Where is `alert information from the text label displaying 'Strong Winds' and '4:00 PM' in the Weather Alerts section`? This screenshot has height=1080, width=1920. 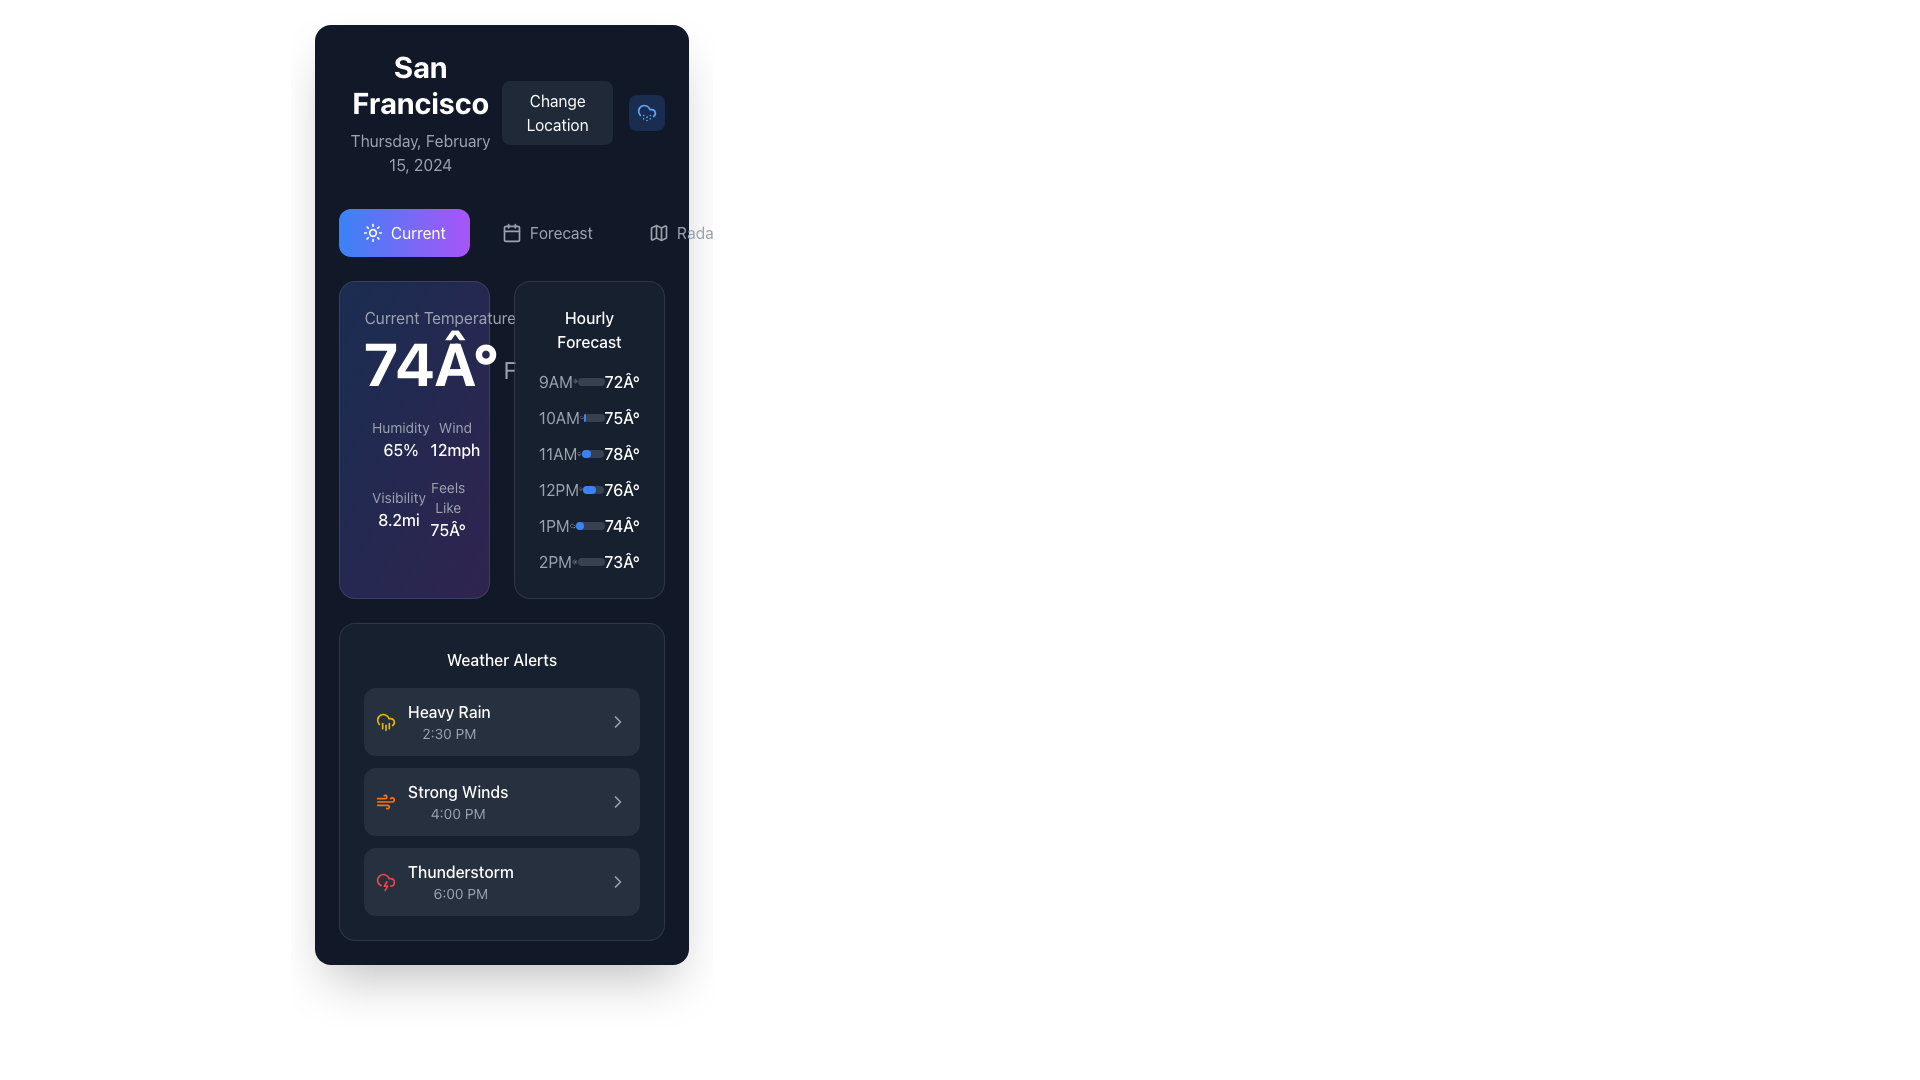
alert information from the text label displaying 'Strong Winds' and '4:00 PM' in the Weather Alerts section is located at coordinates (457, 801).